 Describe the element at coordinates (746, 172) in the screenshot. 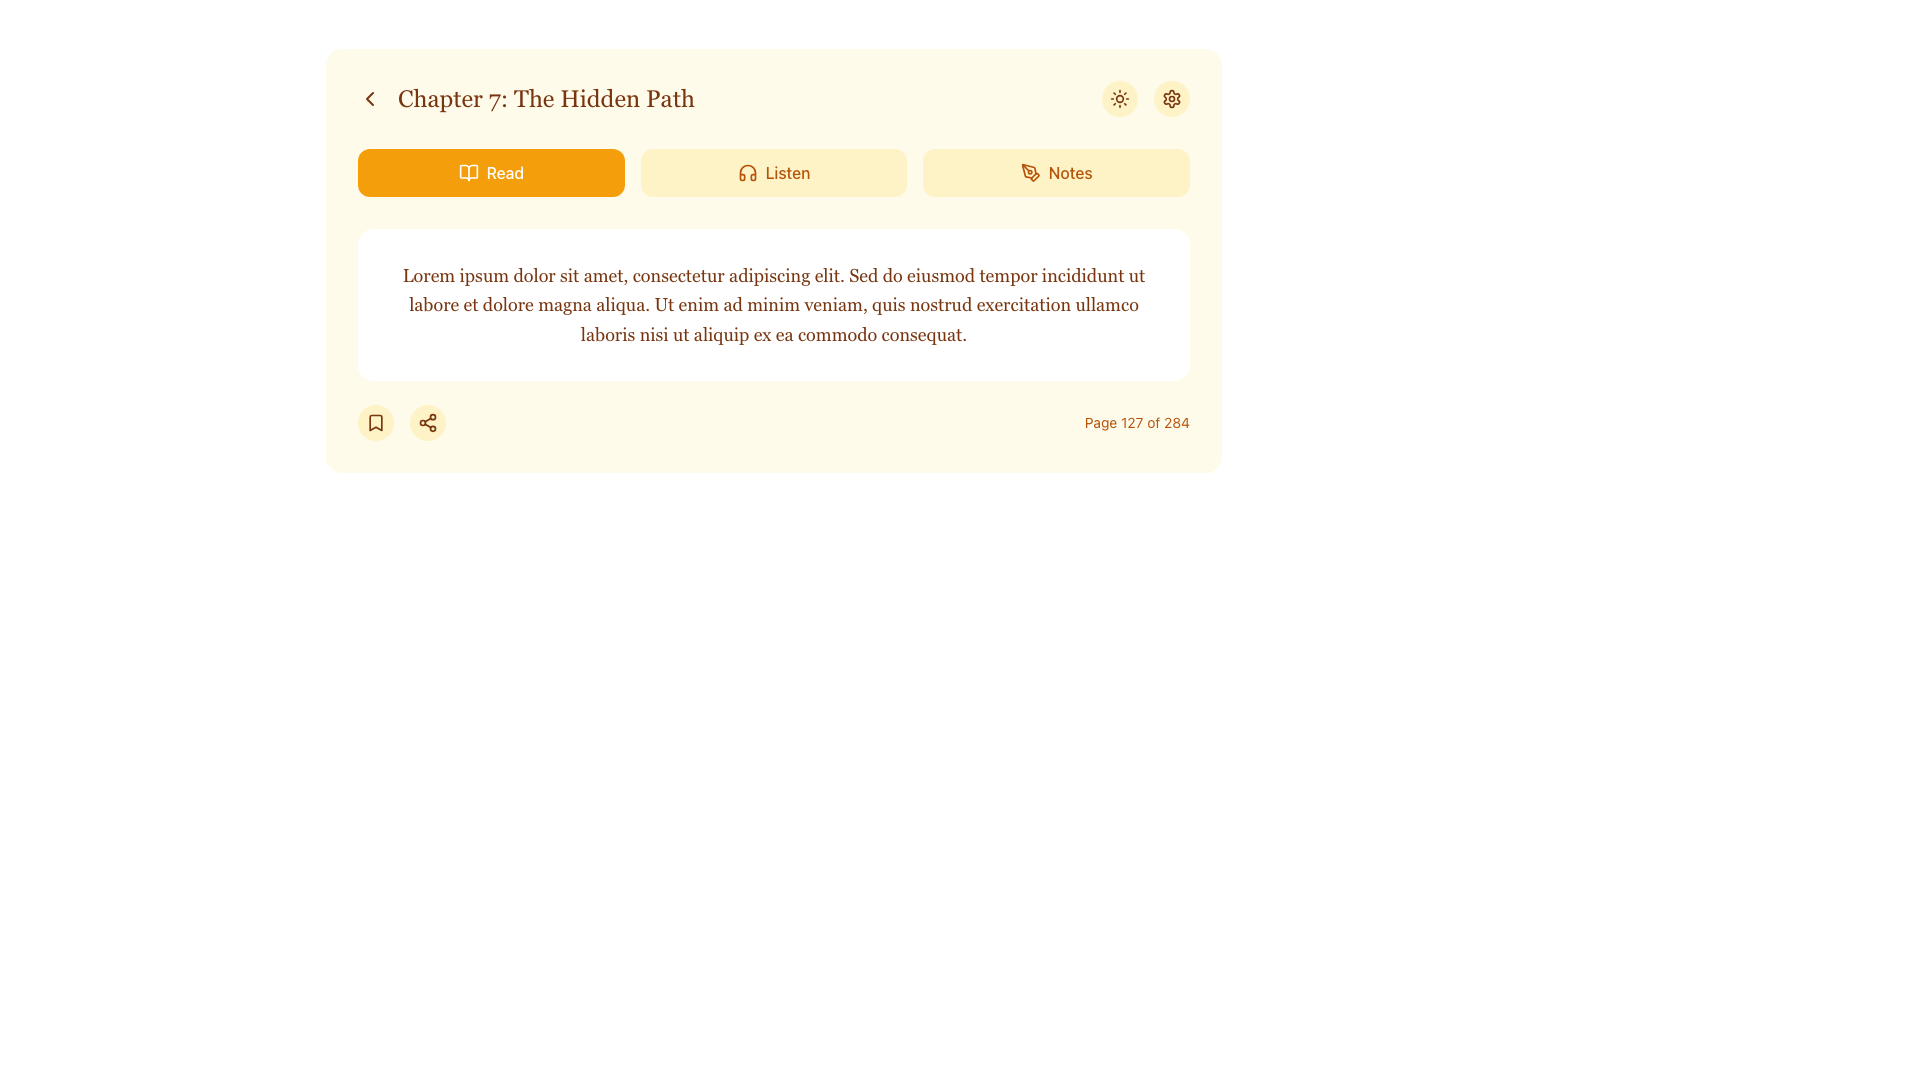

I see `the audio-related icon located within the 'Listen' button, which is the second button in a row of three at the top-center of the interface` at that location.